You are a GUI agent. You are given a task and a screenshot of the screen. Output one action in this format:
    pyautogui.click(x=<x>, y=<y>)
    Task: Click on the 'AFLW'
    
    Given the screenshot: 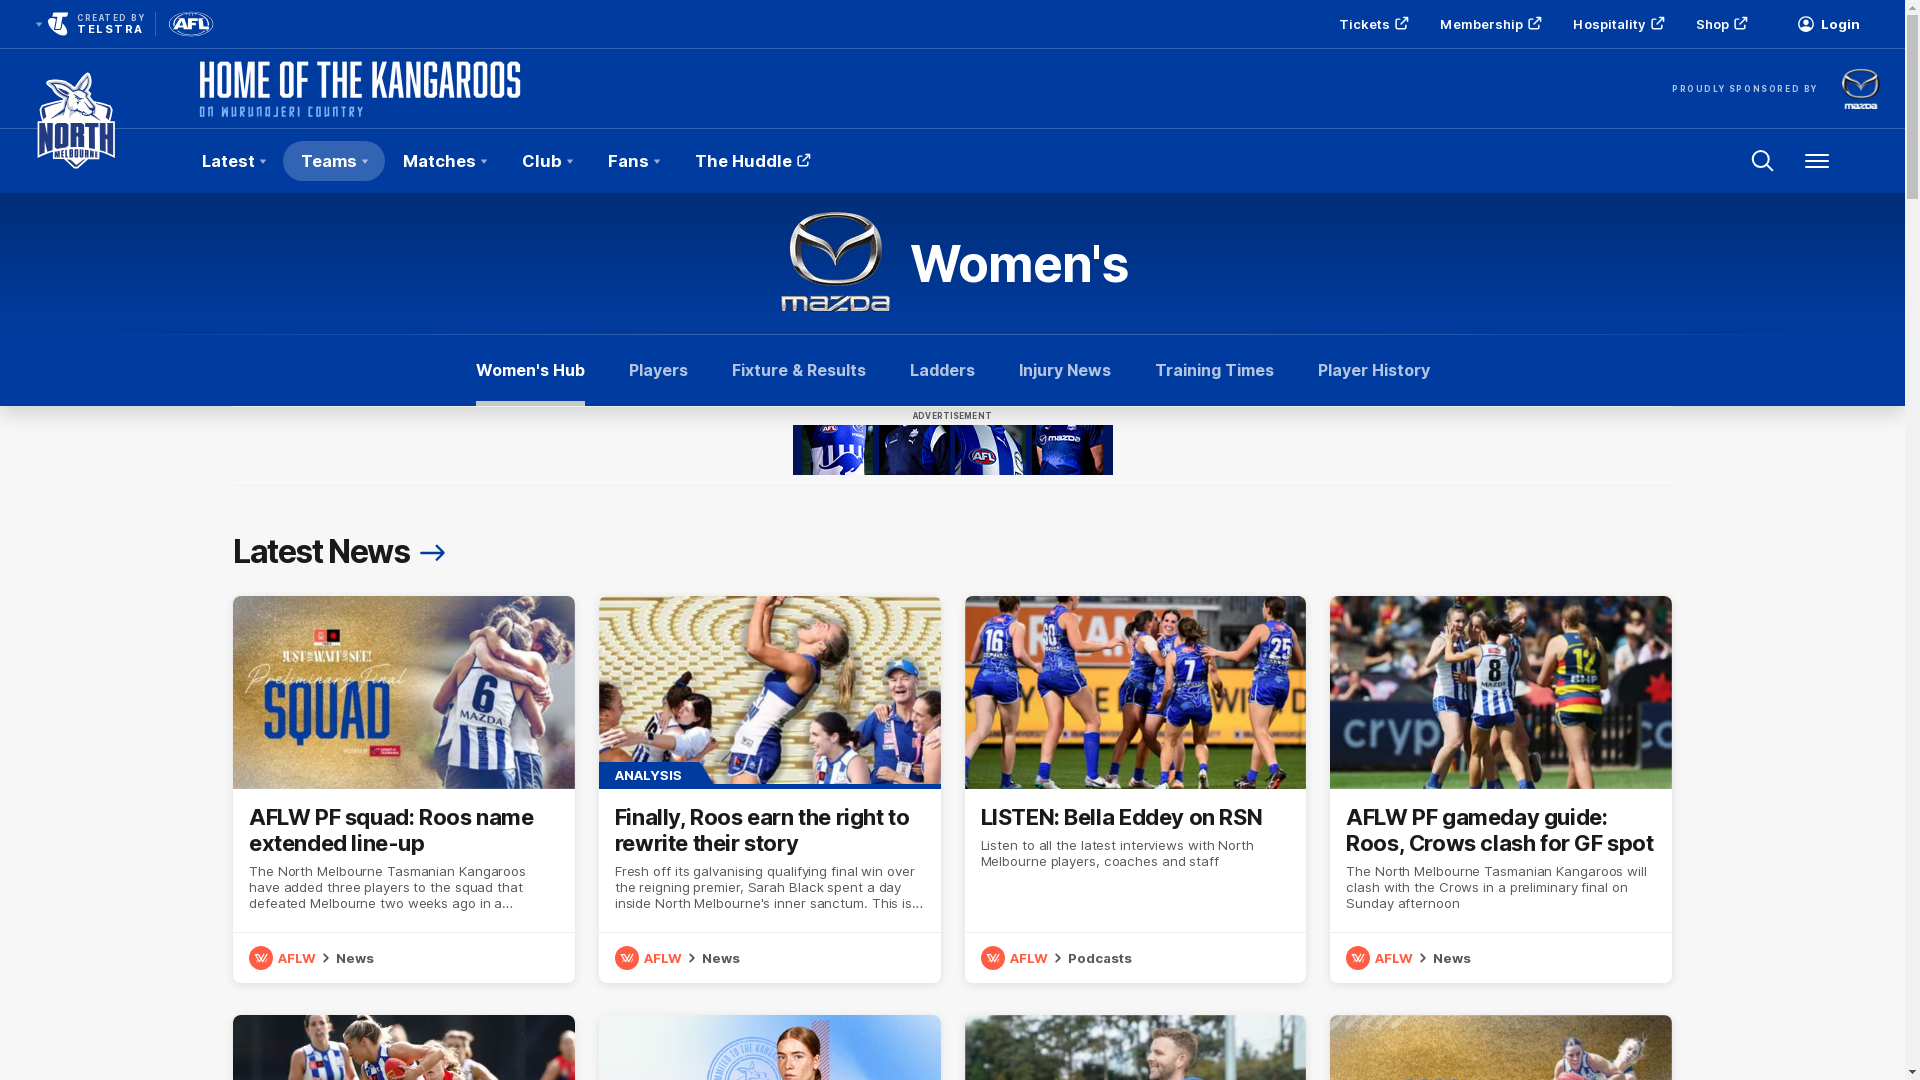 What is the action you would take?
    pyautogui.click(x=651, y=956)
    